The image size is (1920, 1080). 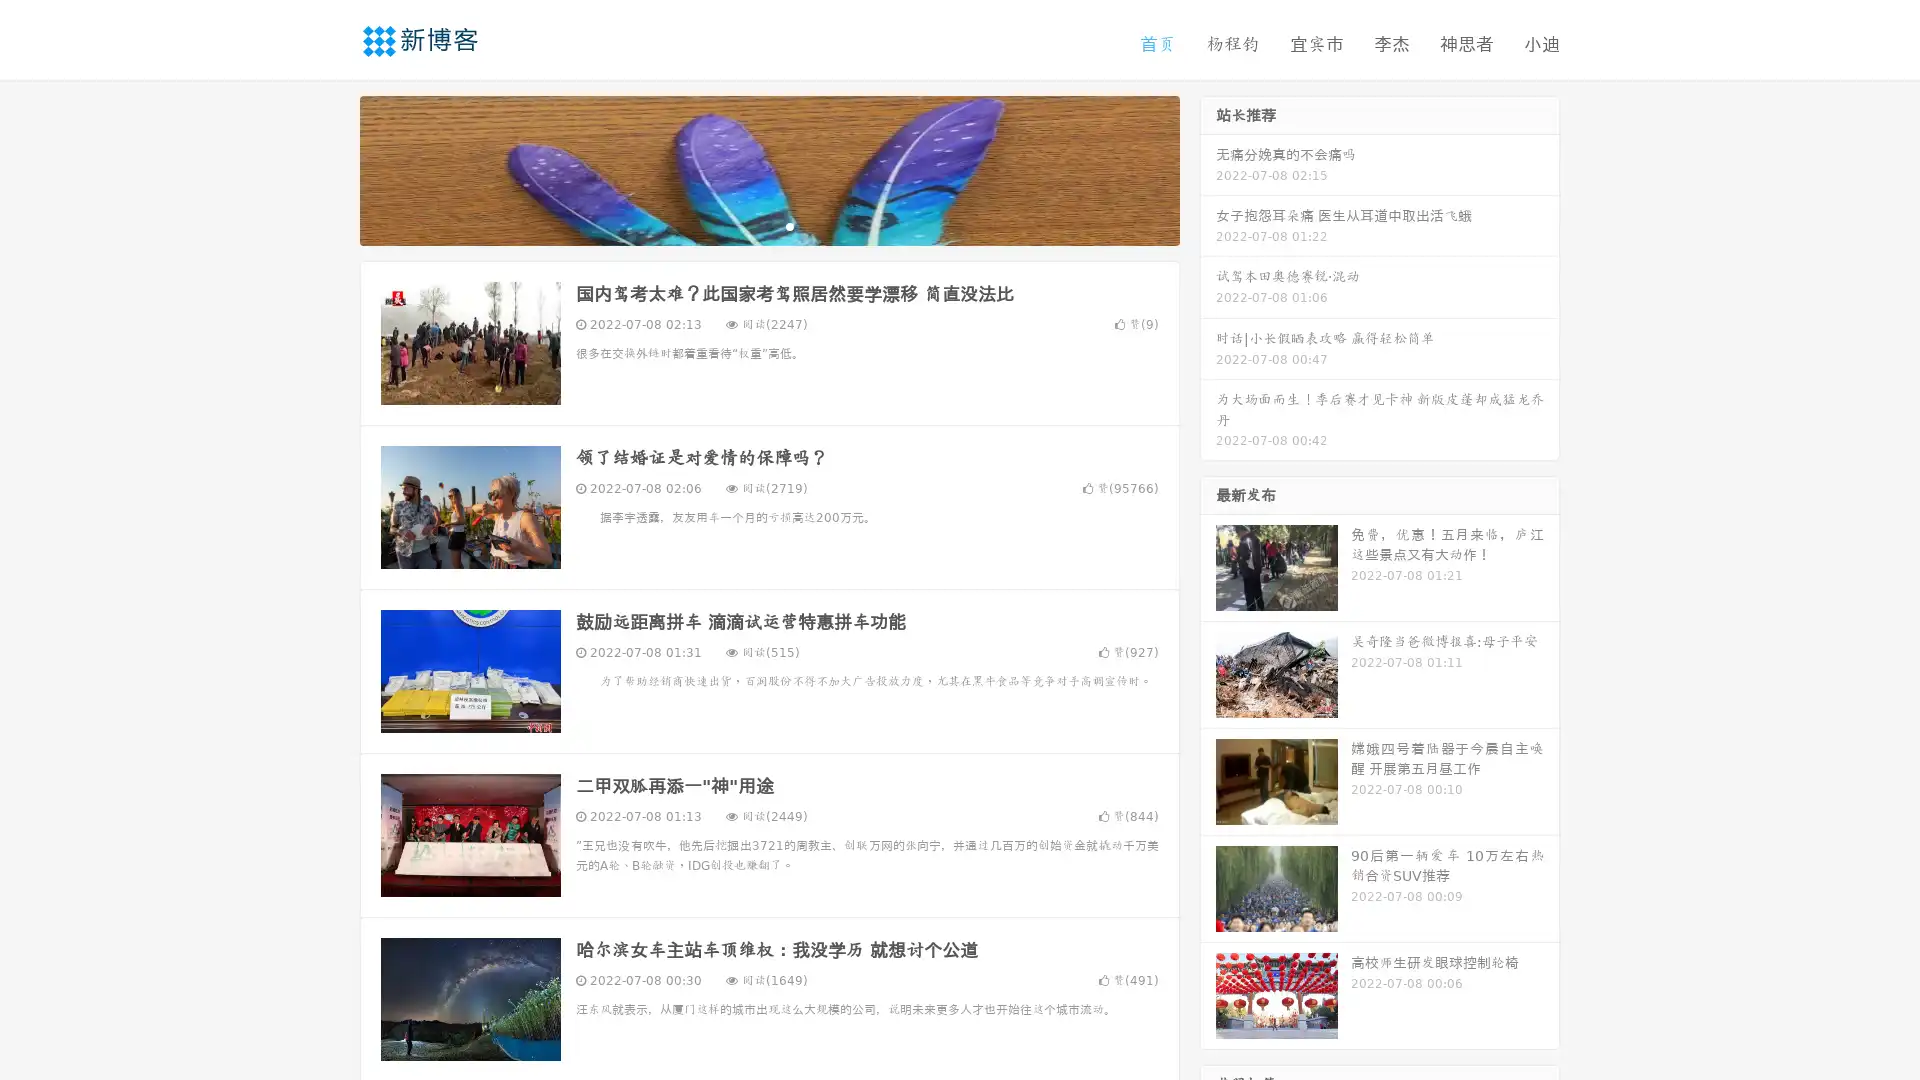 I want to click on Next slide, so click(x=1208, y=168).